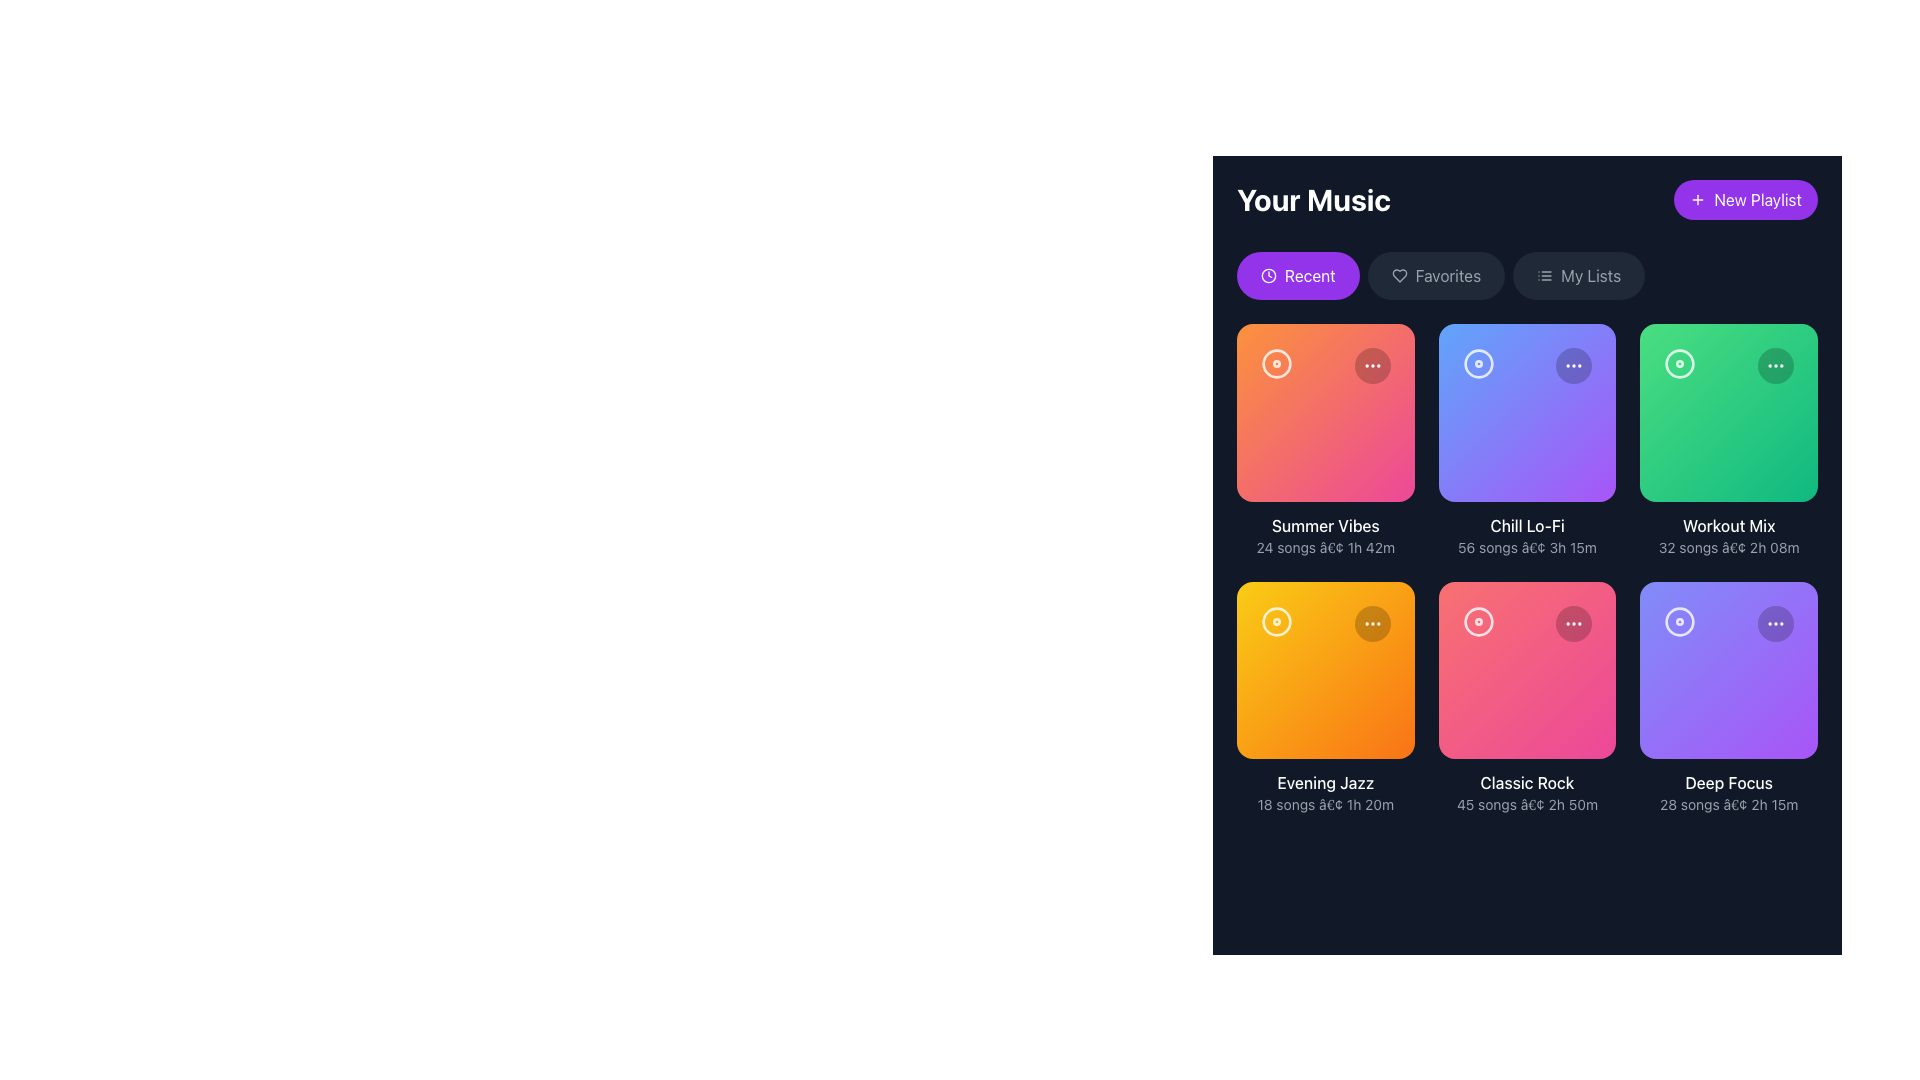 This screenshot has width=1920, height=1080. What do you see at coordinates (1776, 622) in the screenshot?
I see `the Ellipsis icon located at the top-right corner of the 'Deep Focus' card, which serves as a trigger for additional options` at bounding box center [1776, 622].